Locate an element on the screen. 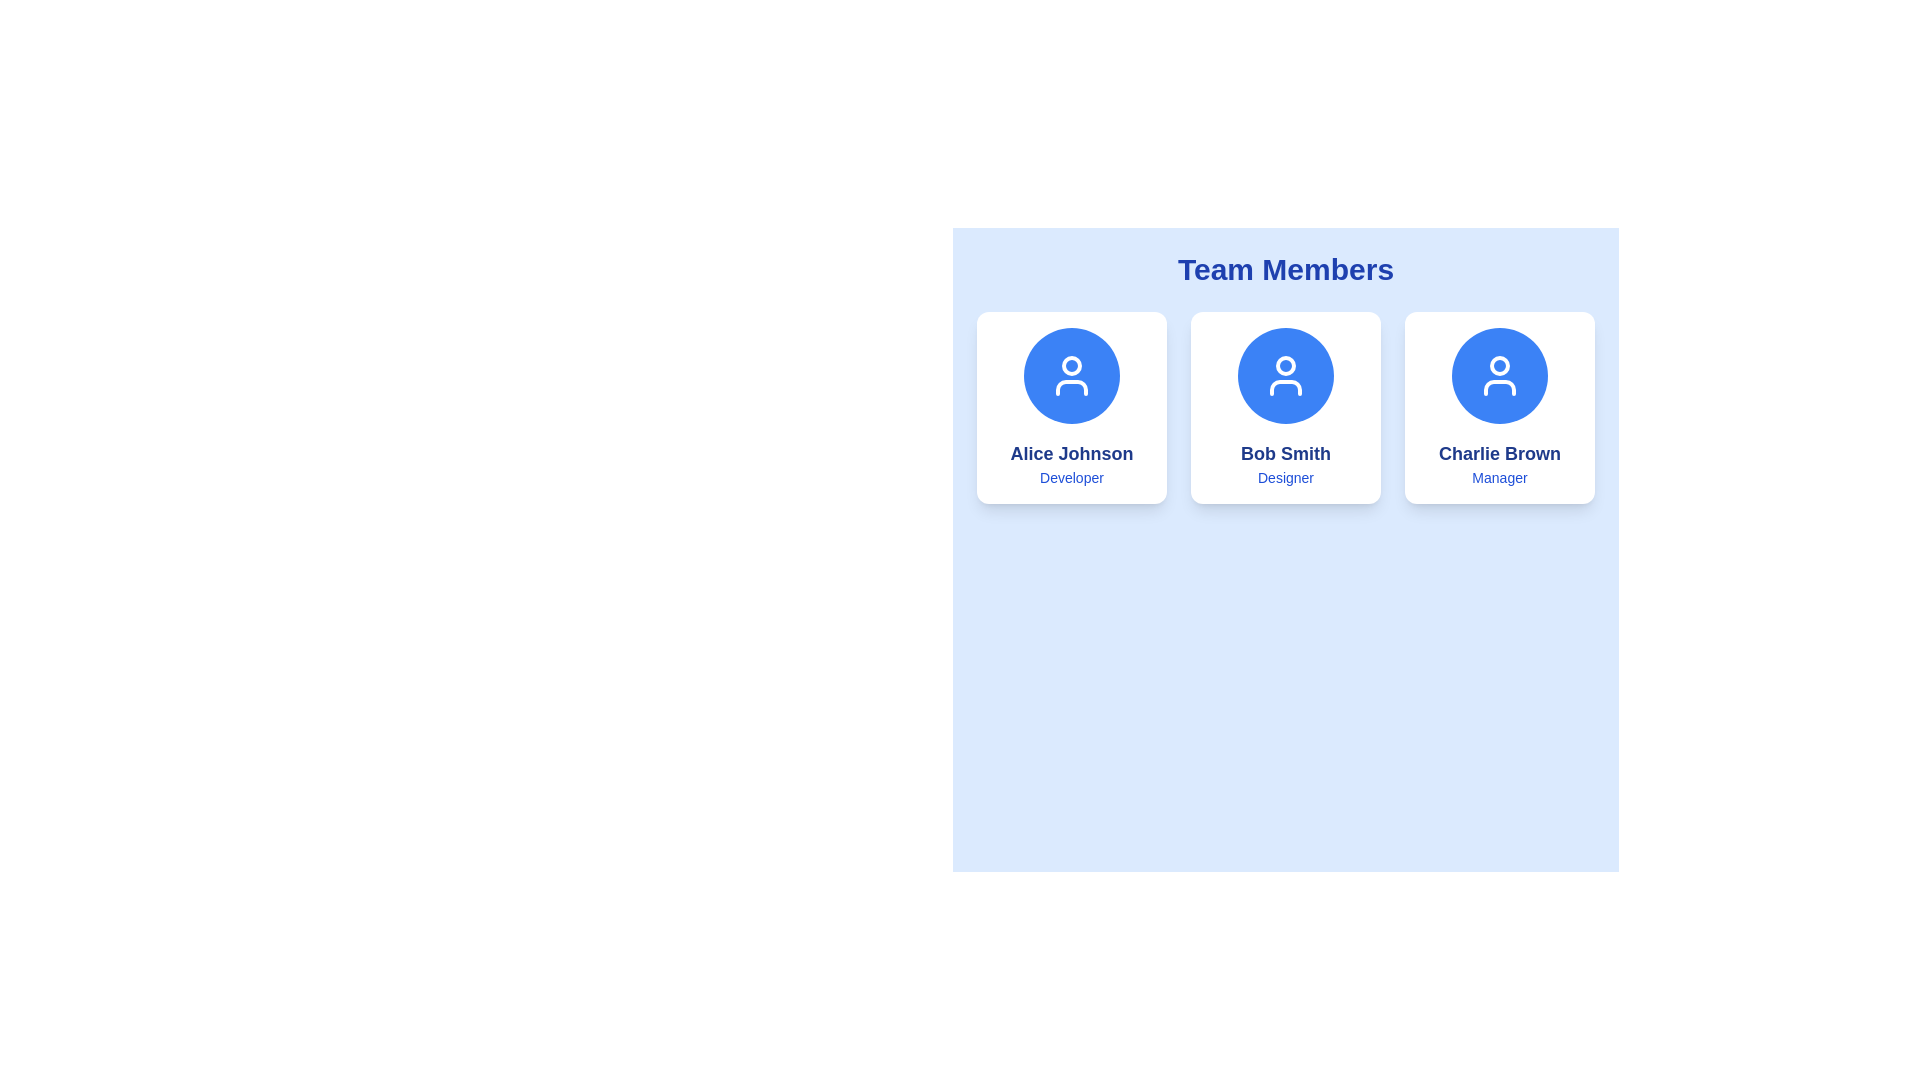 The width and height of the screenshot is (1920, 1080). the circular graphical element located at the center-top portion of the avatar icon for team member 'Bob Smith' in the 'Team Members' section is located at coordinates (1286, 366).